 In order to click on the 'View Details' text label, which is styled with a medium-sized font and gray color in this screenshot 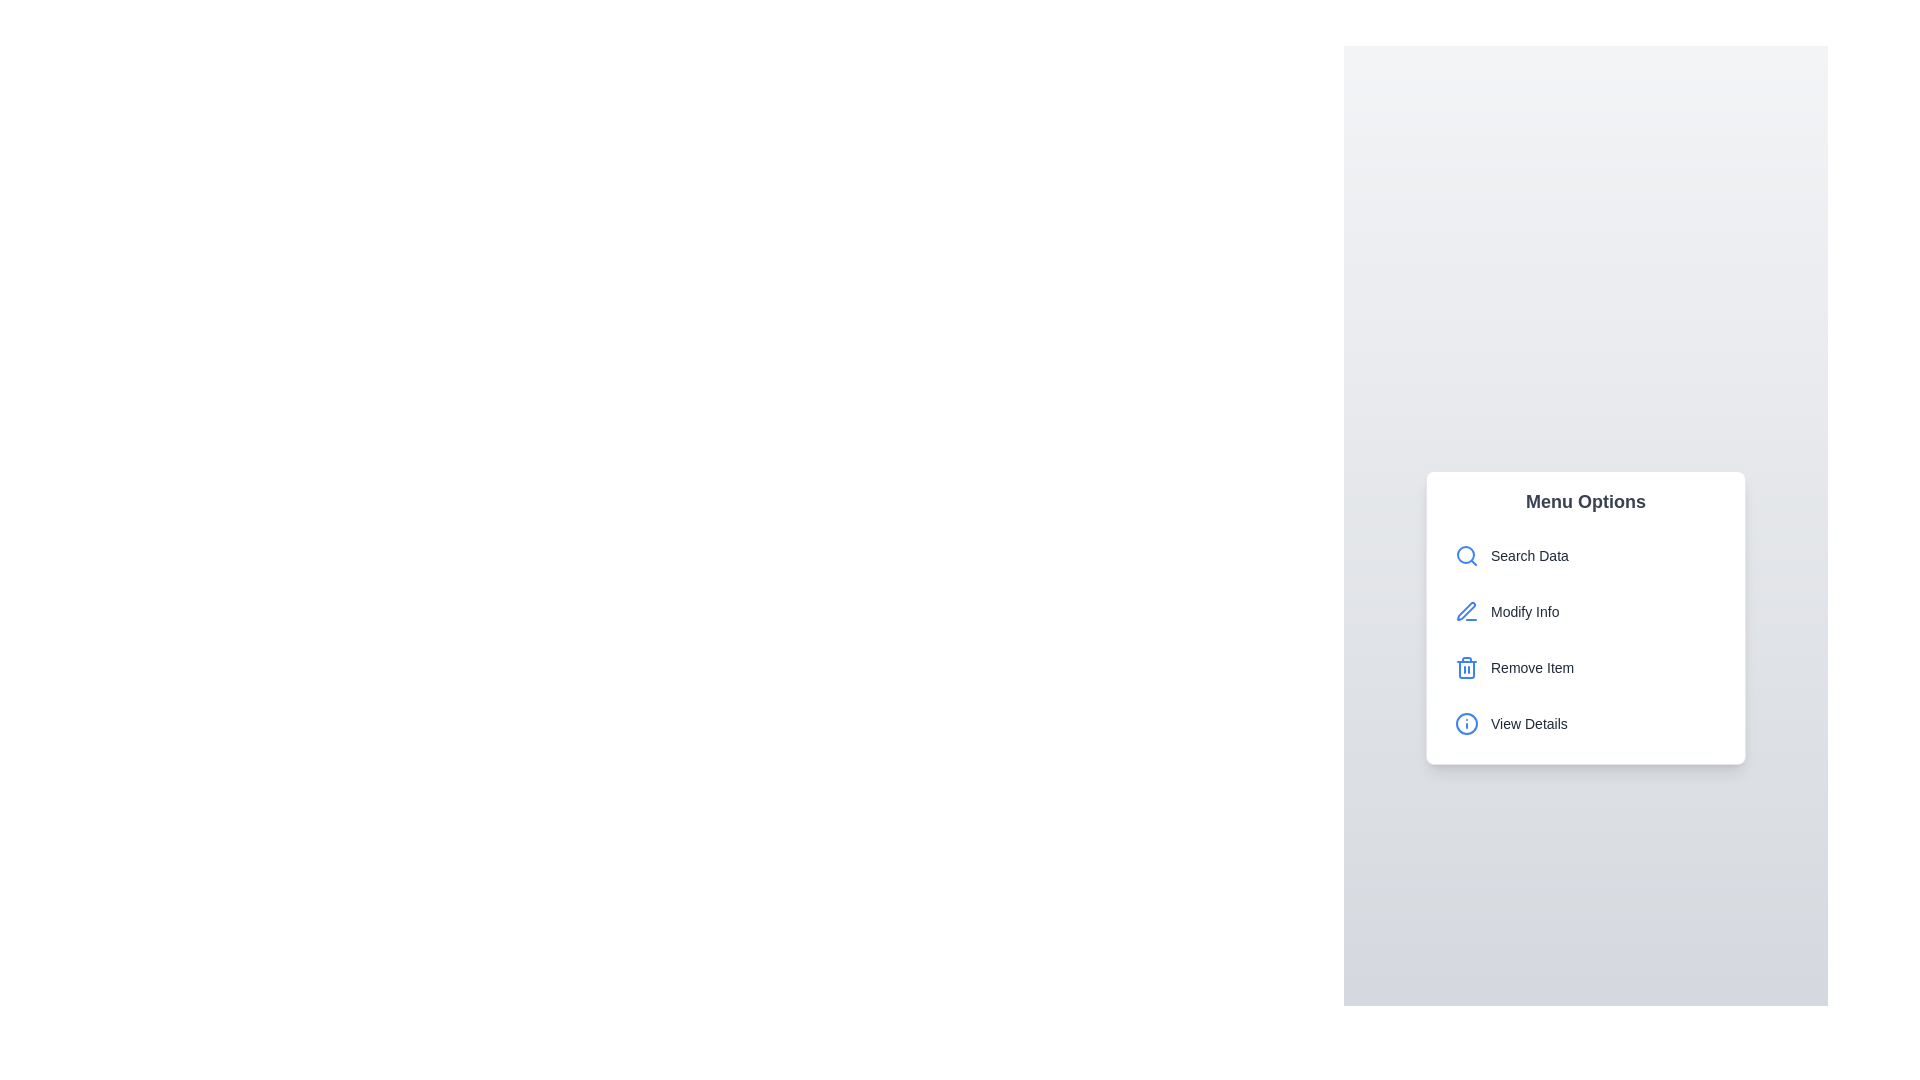, I will do `click(1528, 724)`.